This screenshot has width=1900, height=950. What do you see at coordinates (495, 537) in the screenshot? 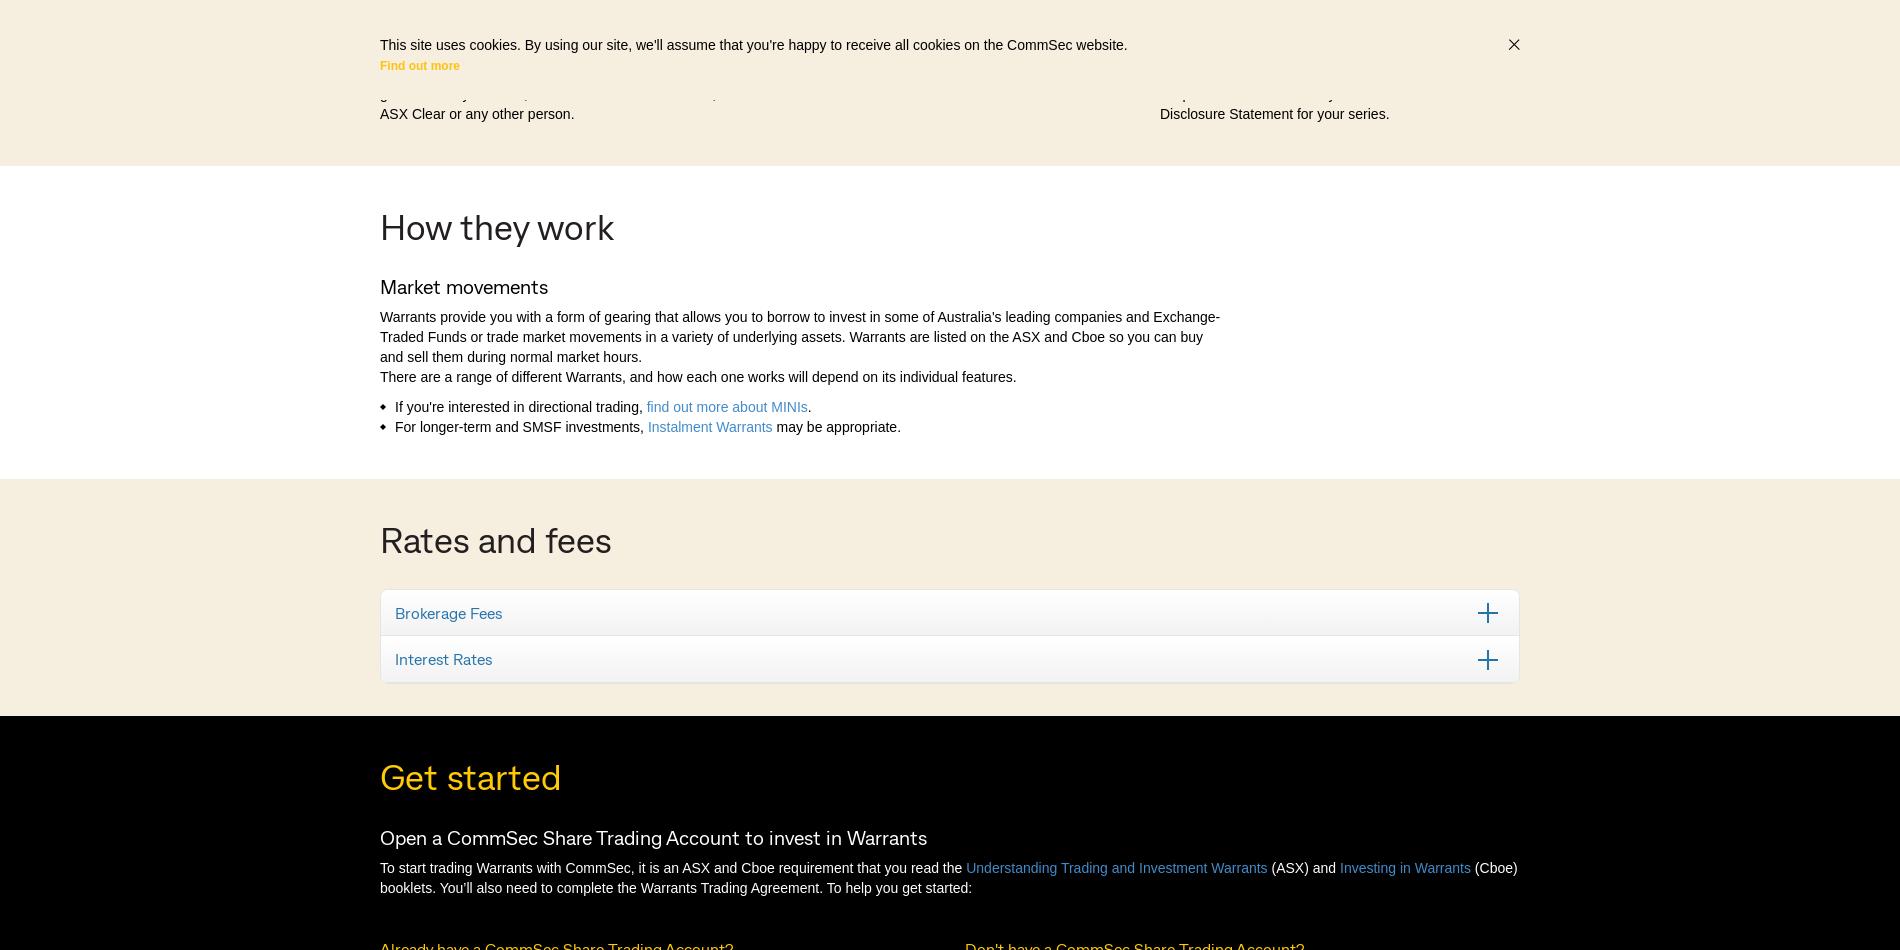
I see `'Rates and fees'` at bounding box center [495, 537].